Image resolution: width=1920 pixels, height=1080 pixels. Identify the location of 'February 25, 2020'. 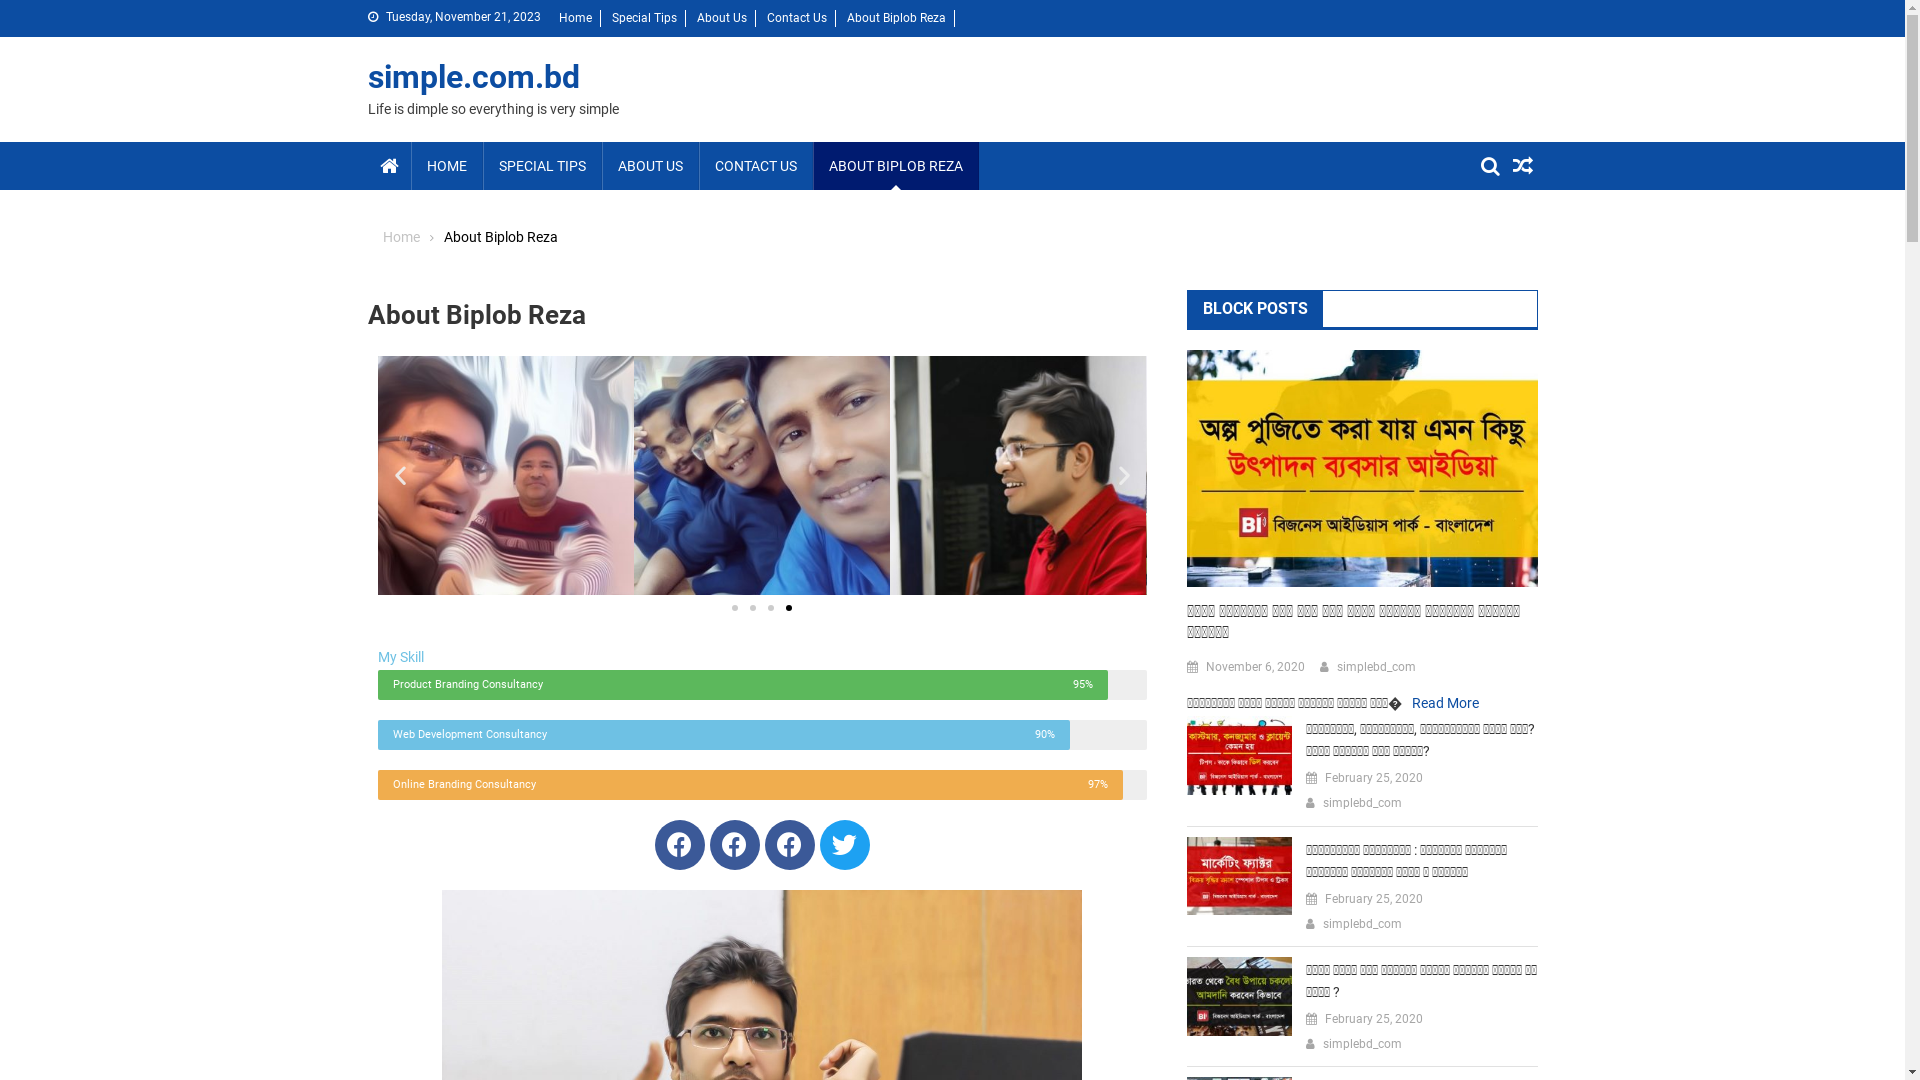
(1372, 1019).